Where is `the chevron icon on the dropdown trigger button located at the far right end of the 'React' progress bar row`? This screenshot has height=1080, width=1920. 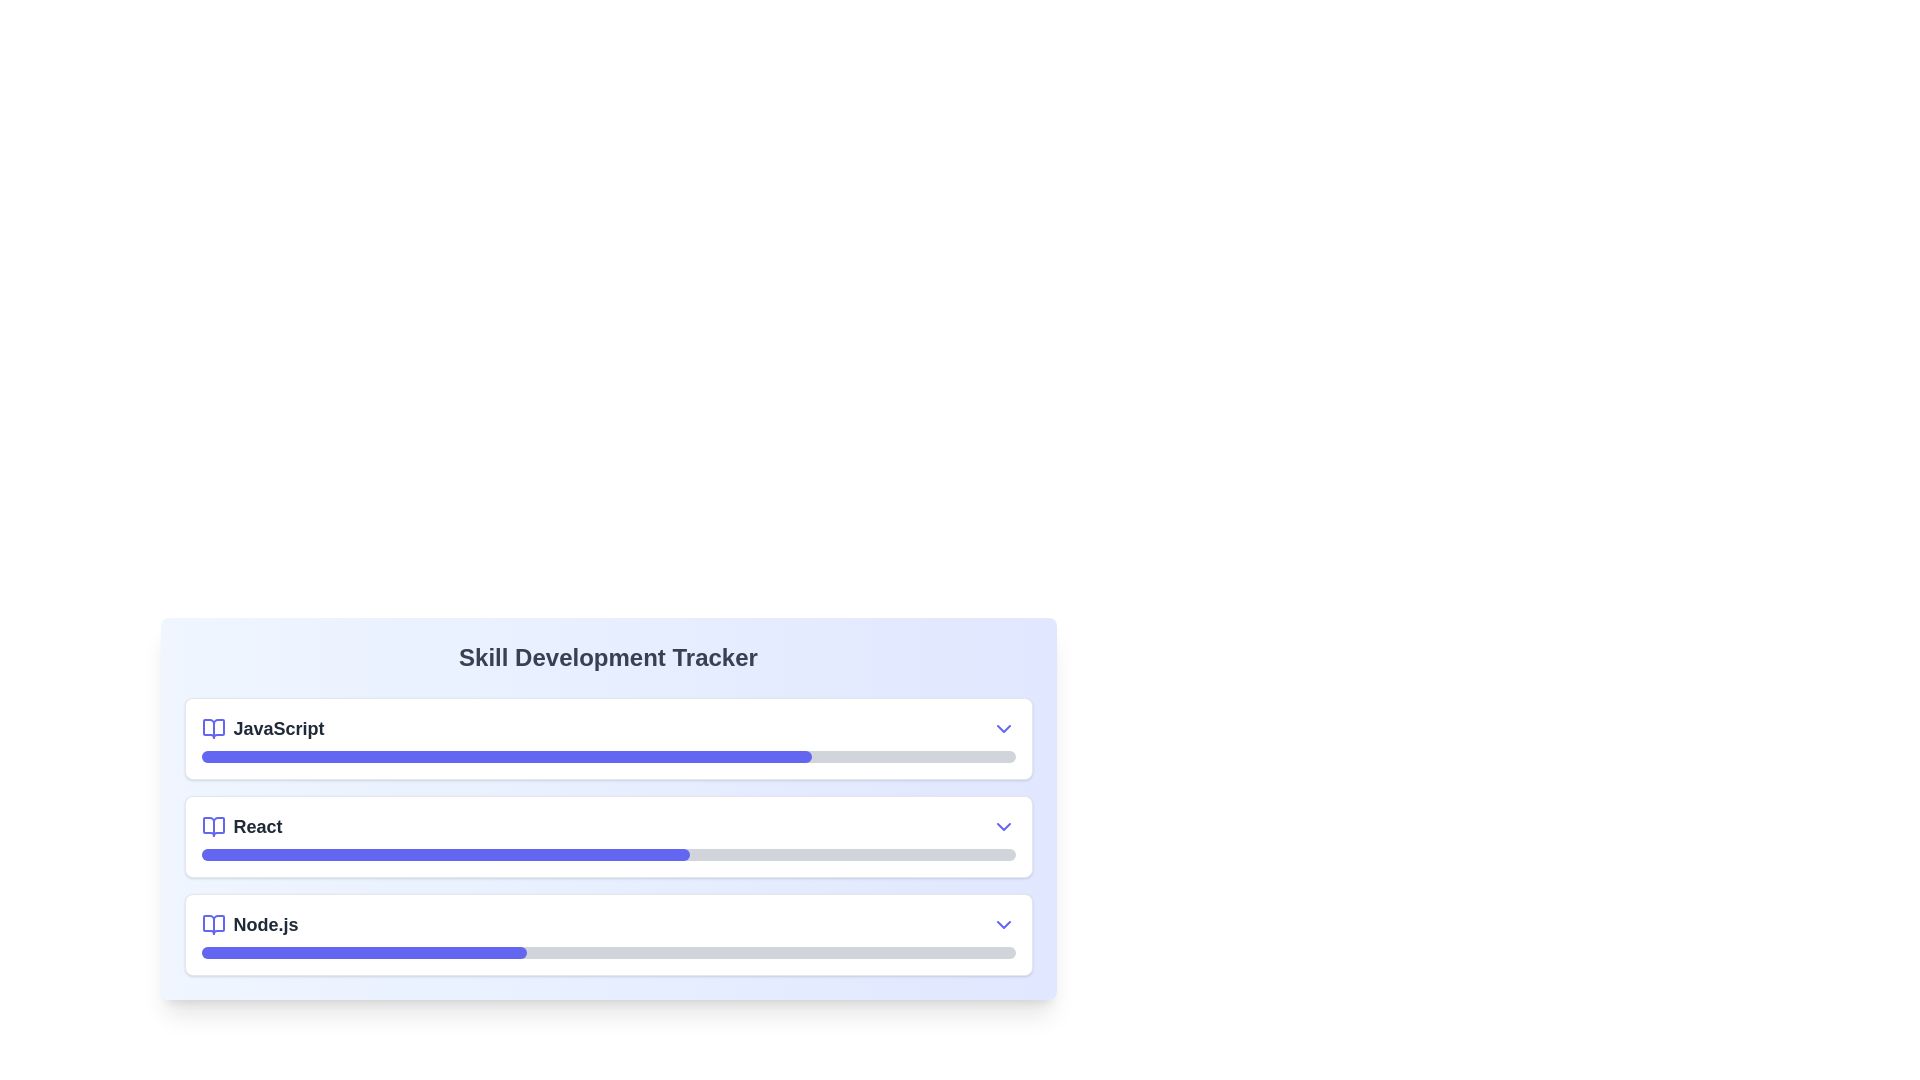
the chevron icon on the dropdown trigger button located at the far right end of the 'React' progress bar row is located at coordinates (1003, 826).